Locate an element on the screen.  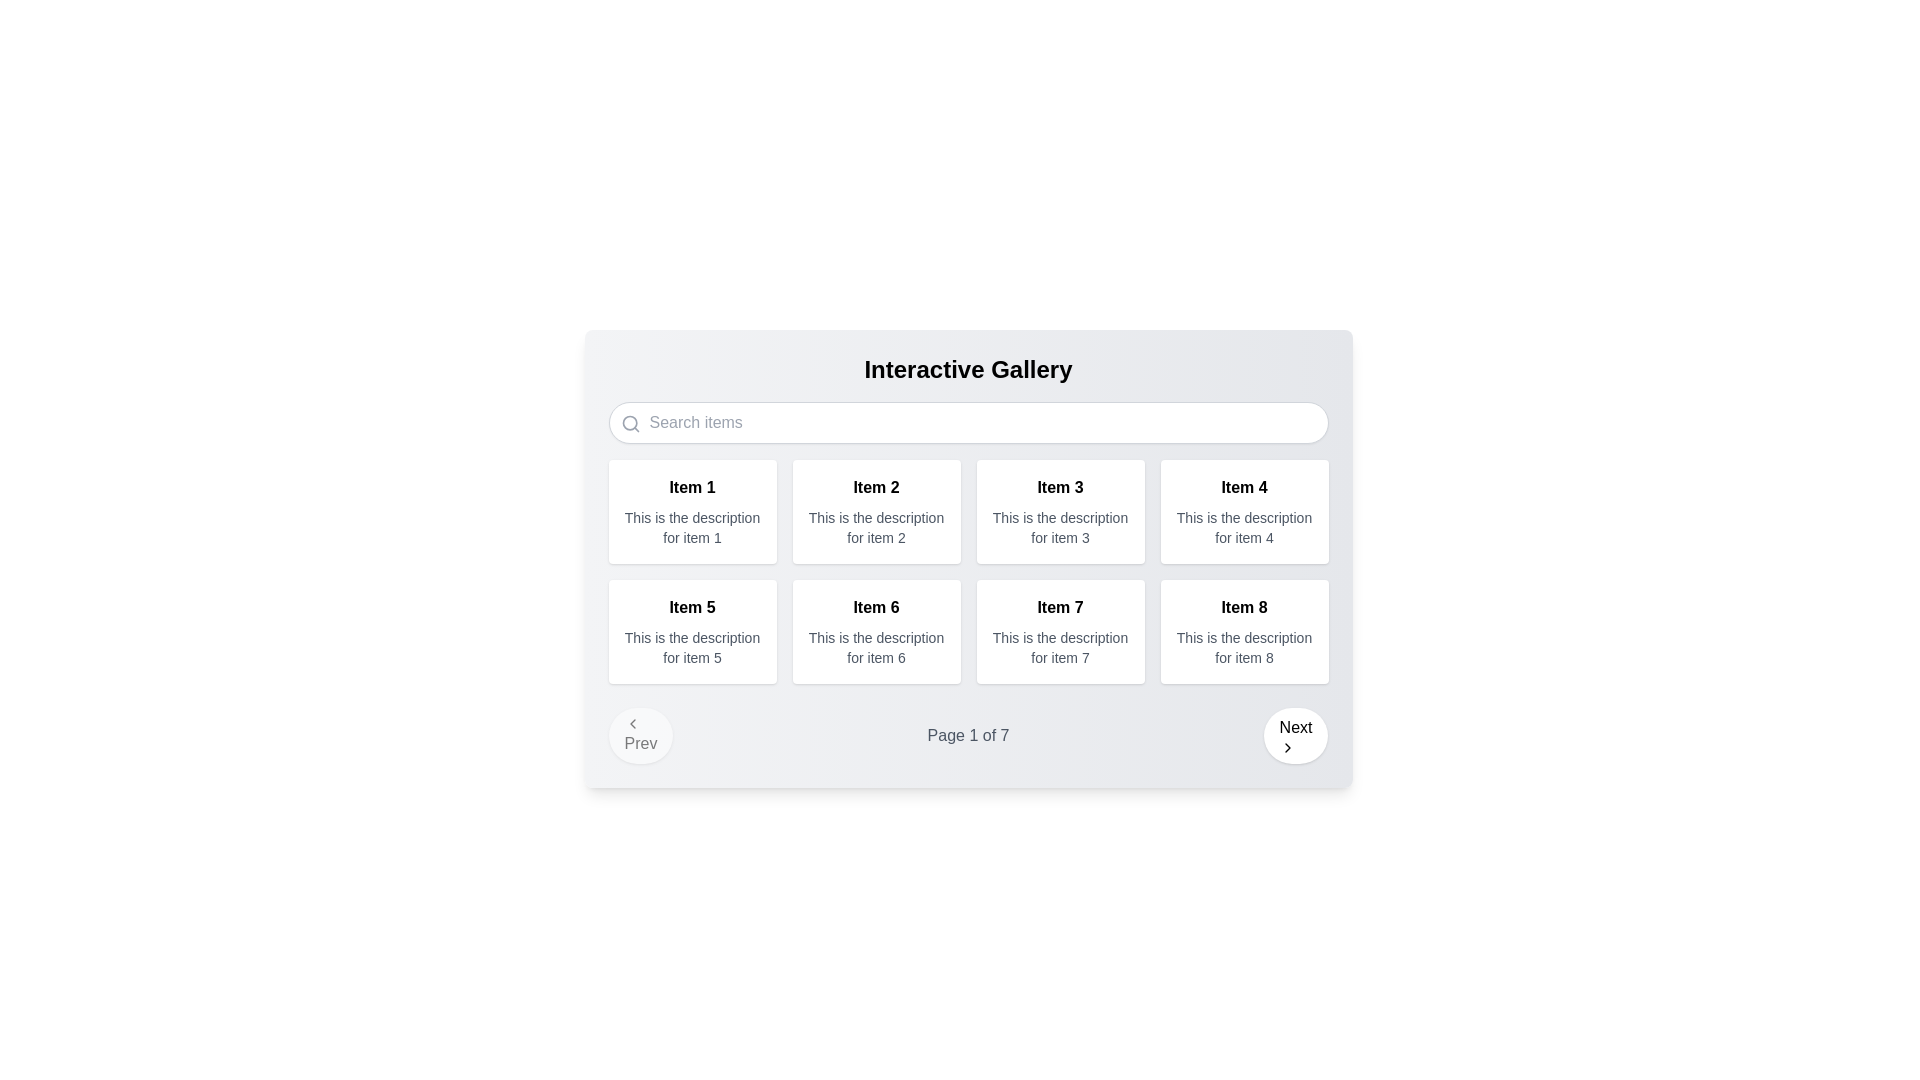
the circular icon component with a distinct border line located in the top-left corner of the search bar is located at coordinates (628, 422).